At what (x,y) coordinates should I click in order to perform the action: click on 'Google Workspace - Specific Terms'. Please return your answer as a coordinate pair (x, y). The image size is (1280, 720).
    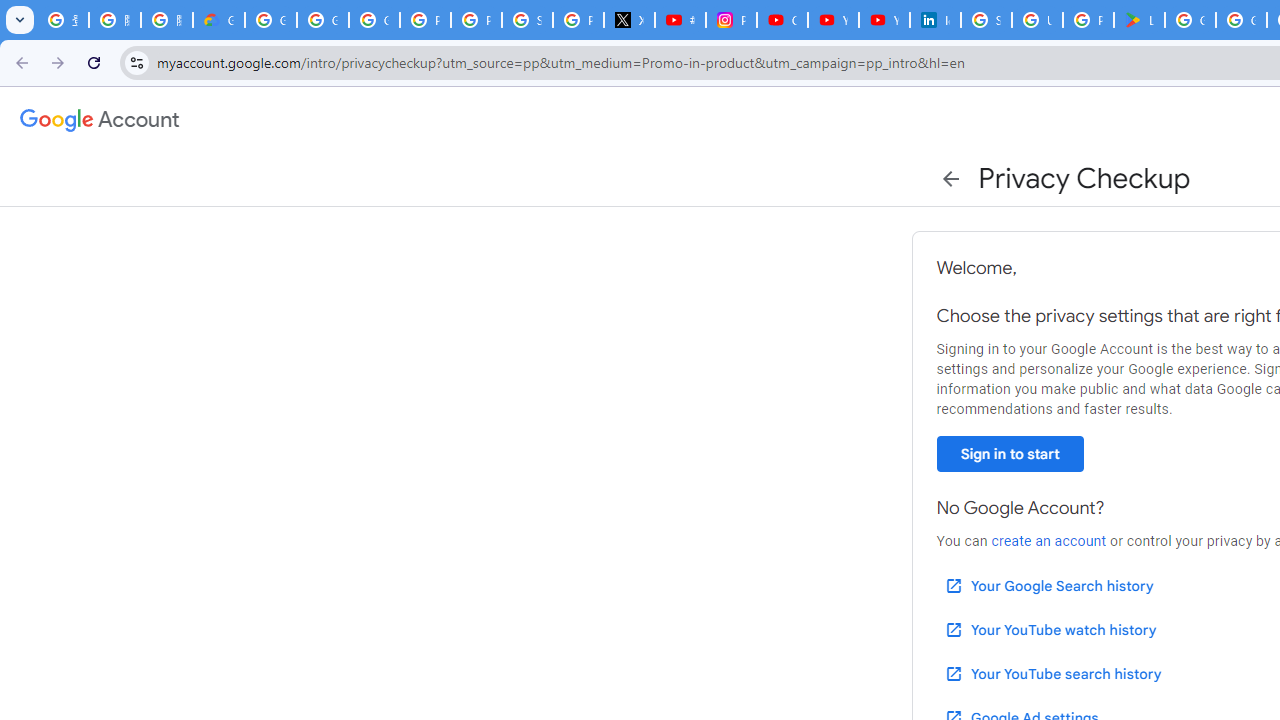
    Looking at the image, I should click on (1240, 20).